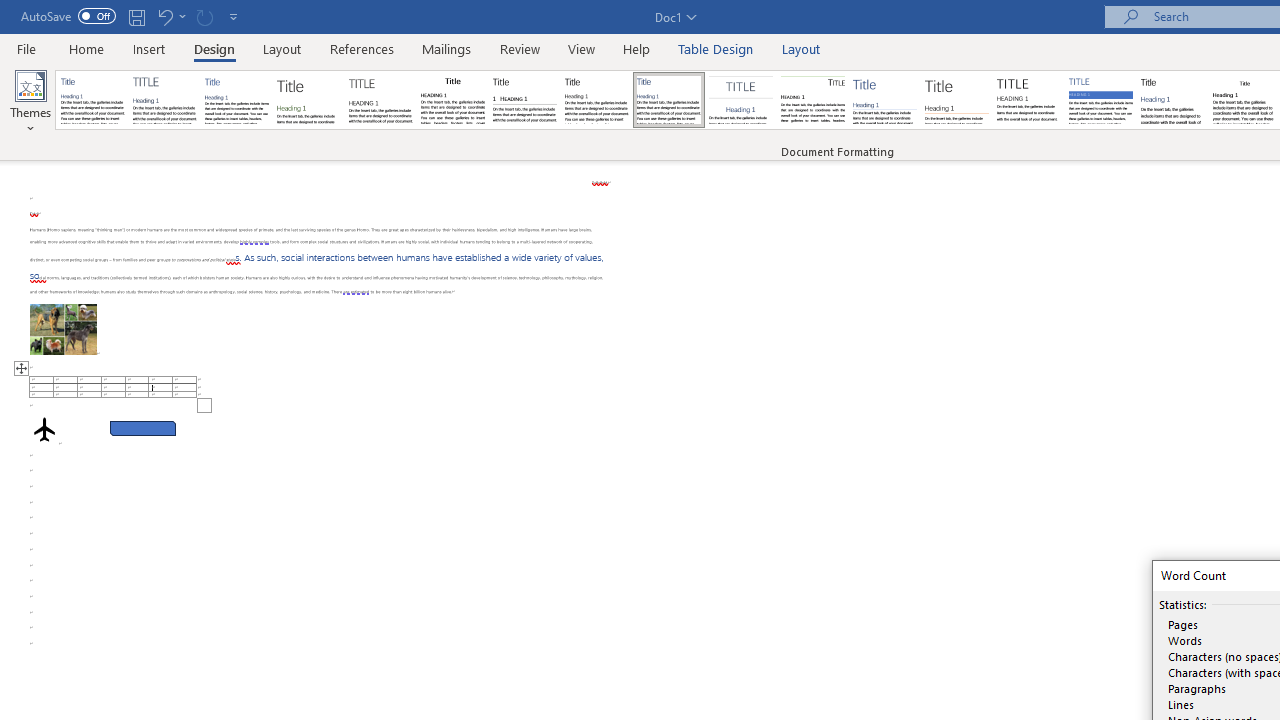  I want to click on 'Lines (Simple)', so click(884, 100).